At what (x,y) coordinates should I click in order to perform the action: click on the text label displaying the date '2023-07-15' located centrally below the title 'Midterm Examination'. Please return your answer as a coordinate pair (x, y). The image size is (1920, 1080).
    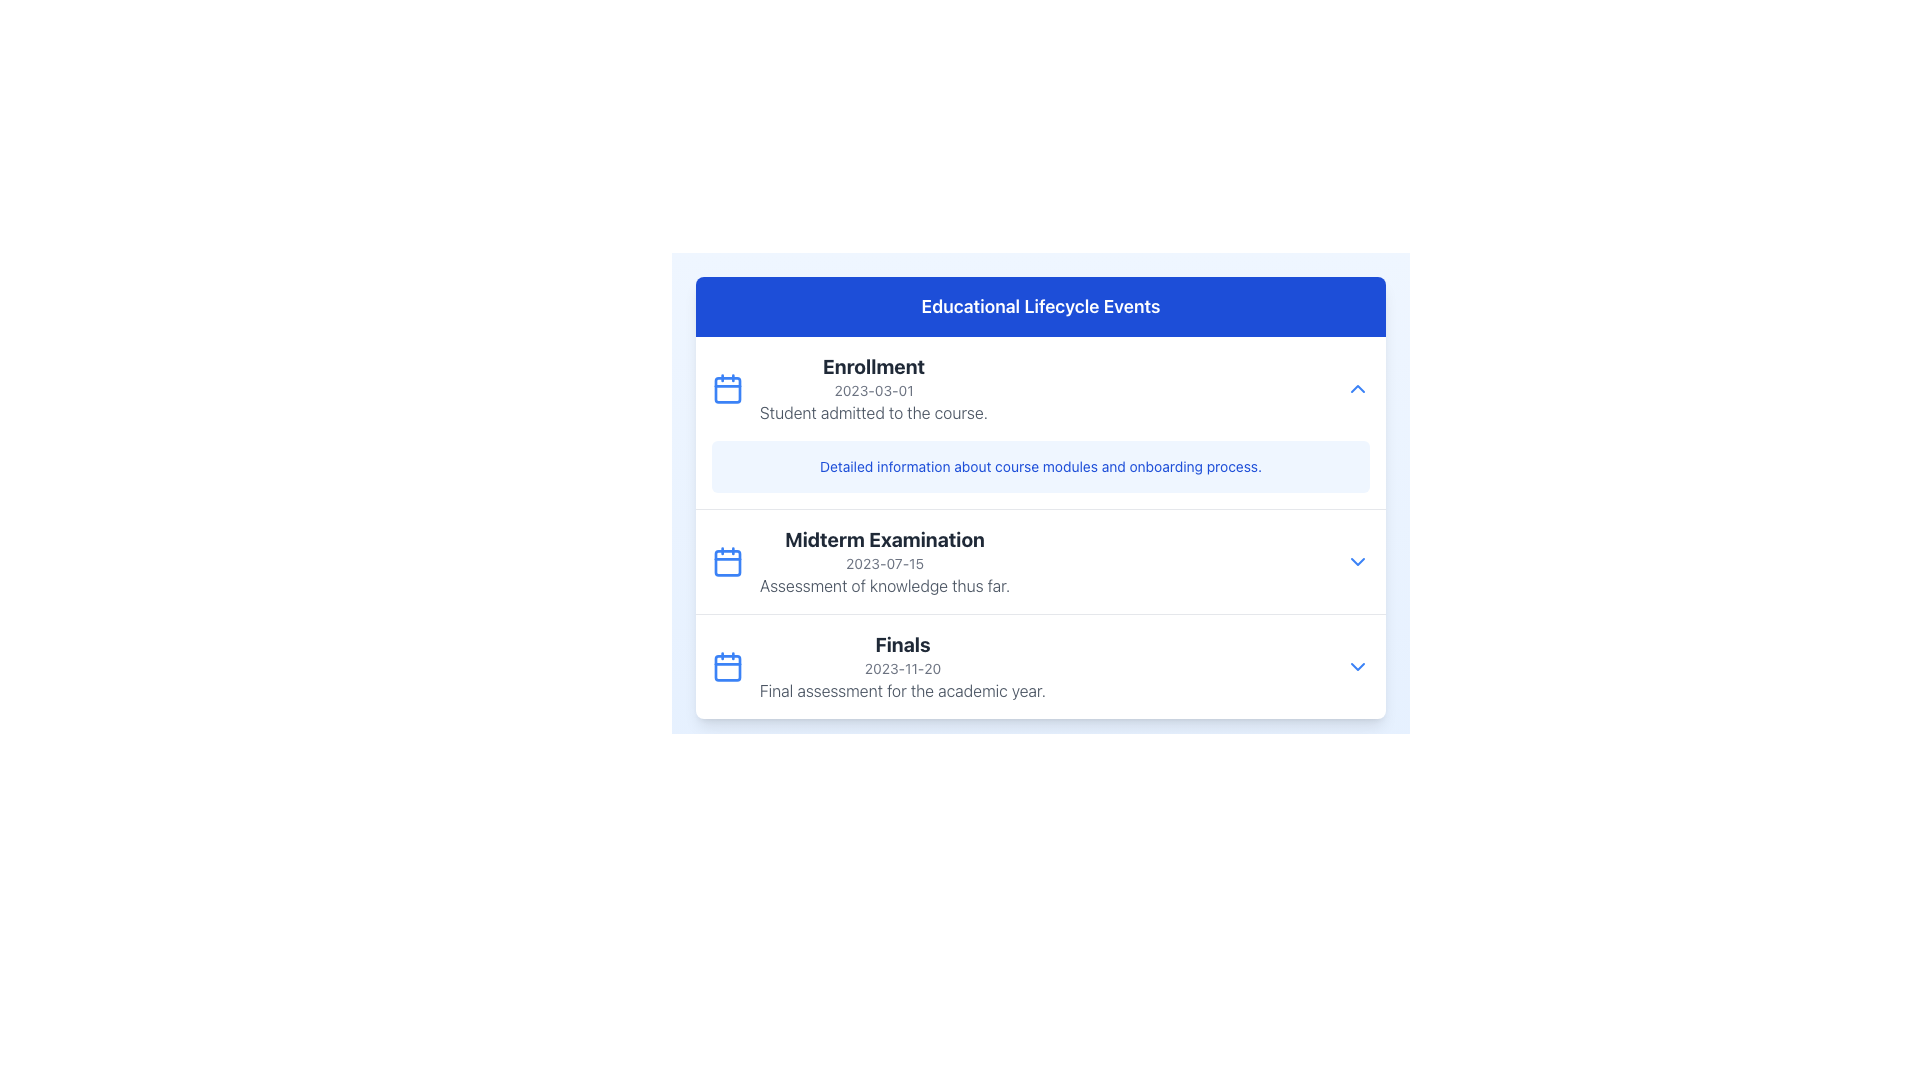
    Looking at the image, I should click on (884, 563).